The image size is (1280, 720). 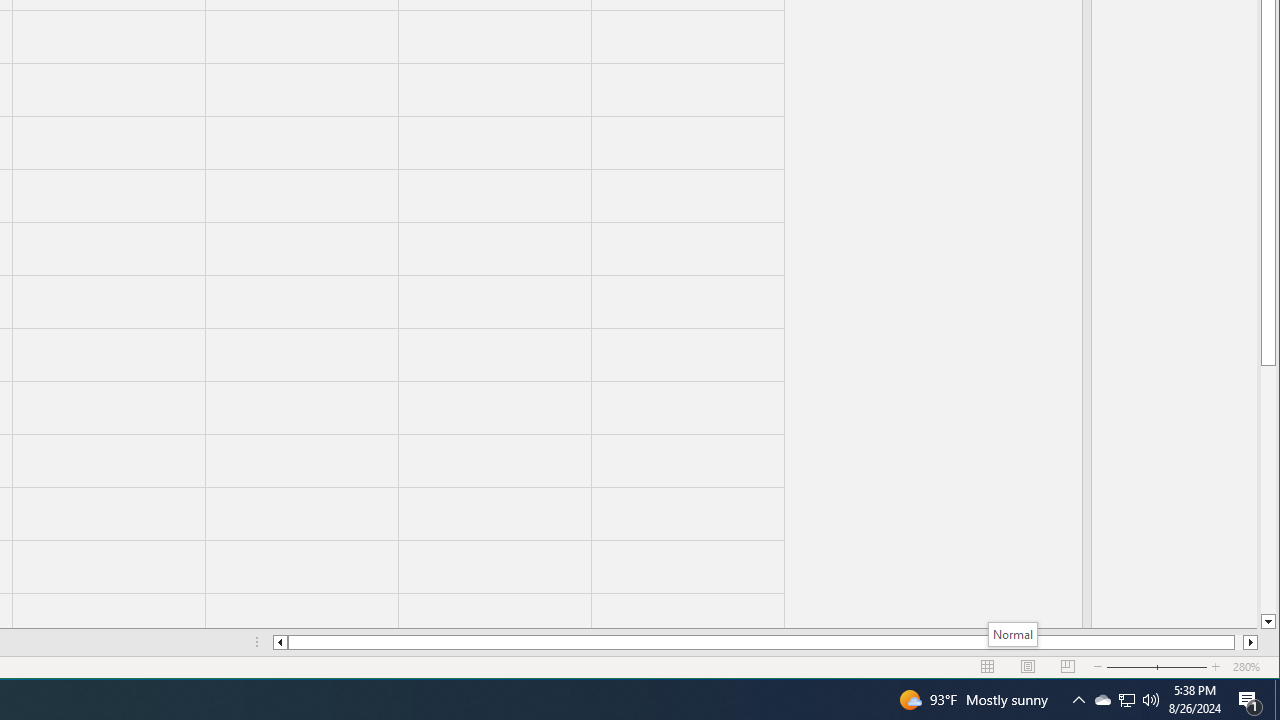 I want to click on 'Notification Chevron', so click(x=1078, y=698).